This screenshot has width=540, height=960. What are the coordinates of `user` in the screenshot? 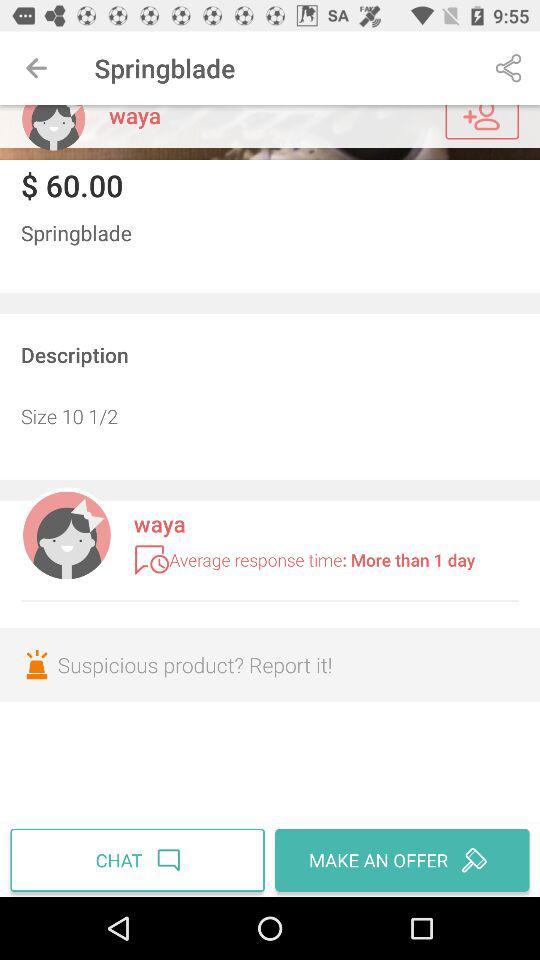 It's located at (481, 121).